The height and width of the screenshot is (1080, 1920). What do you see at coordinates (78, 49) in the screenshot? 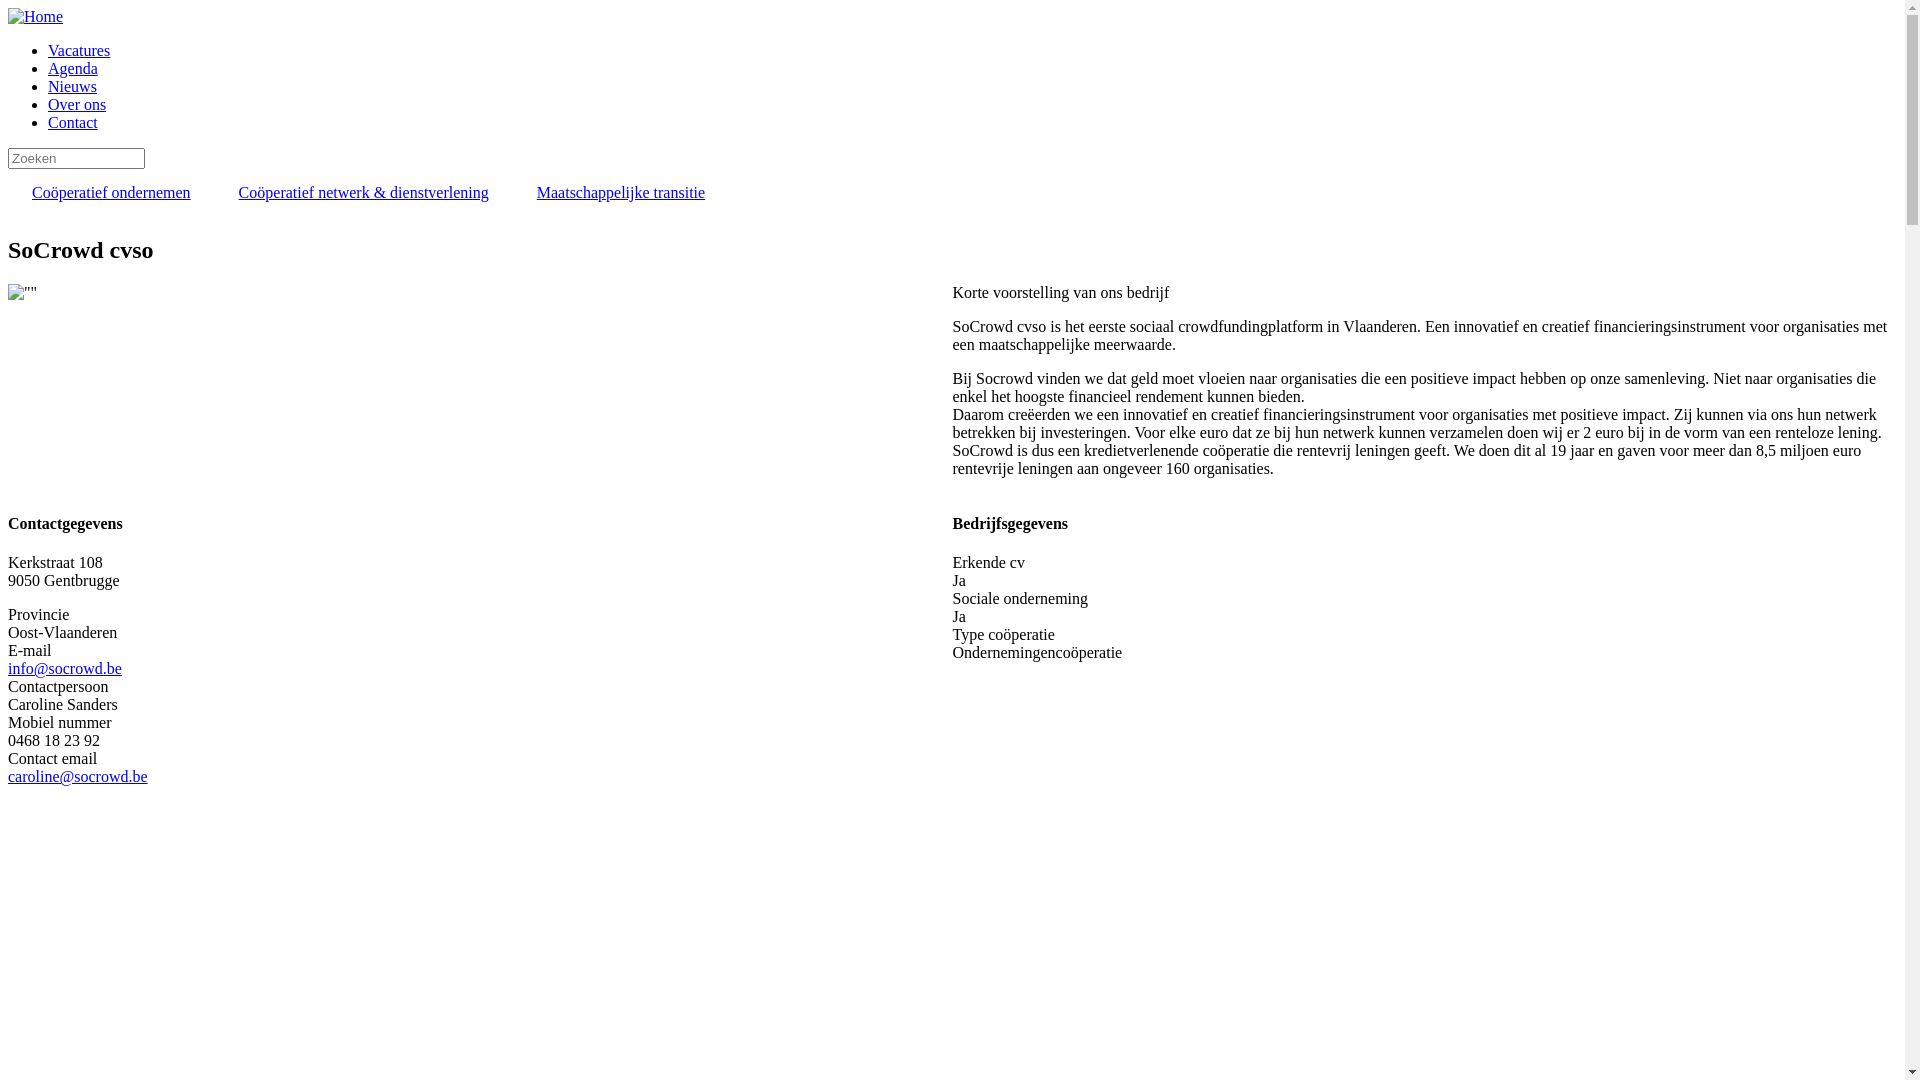
I see `'Vacatures'` at bounding box center [78, 49].